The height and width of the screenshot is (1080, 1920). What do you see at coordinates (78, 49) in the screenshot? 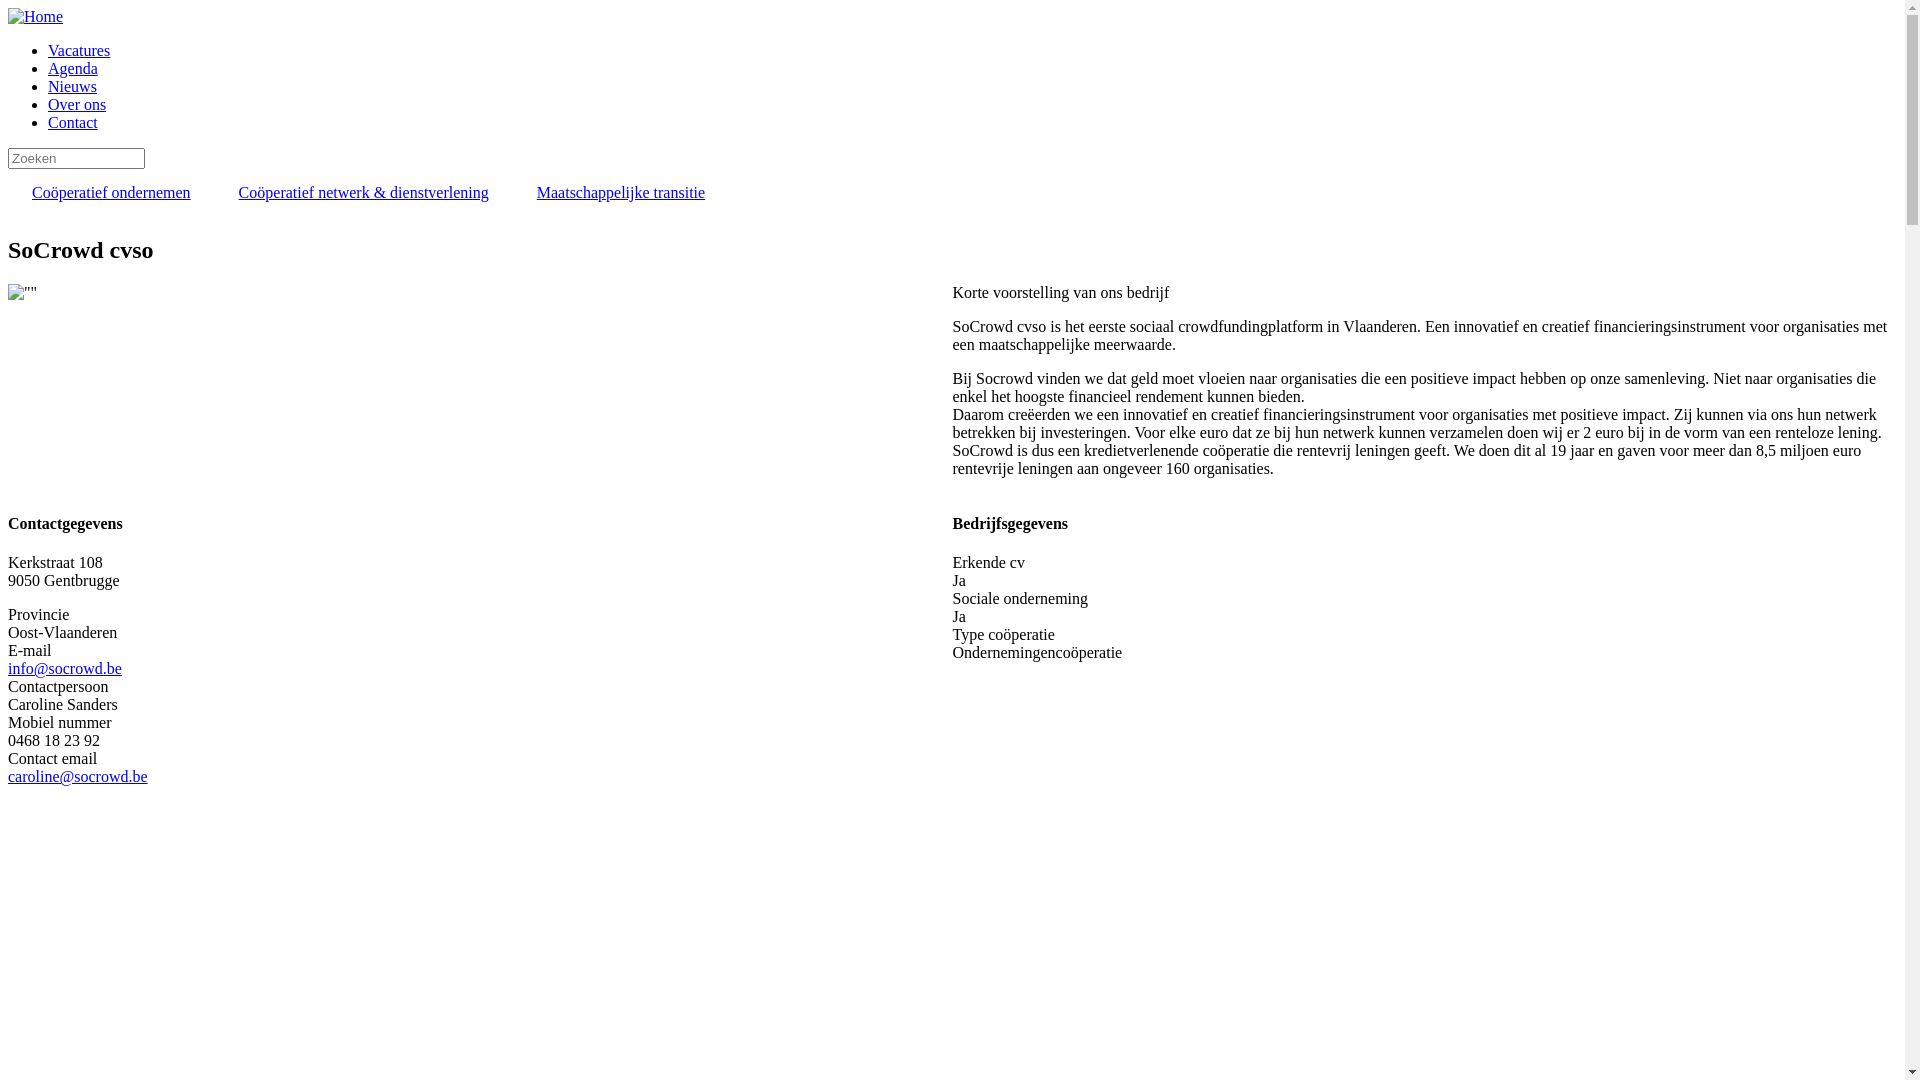
I see `'Vacatures'` at bounding box center [78, 49].